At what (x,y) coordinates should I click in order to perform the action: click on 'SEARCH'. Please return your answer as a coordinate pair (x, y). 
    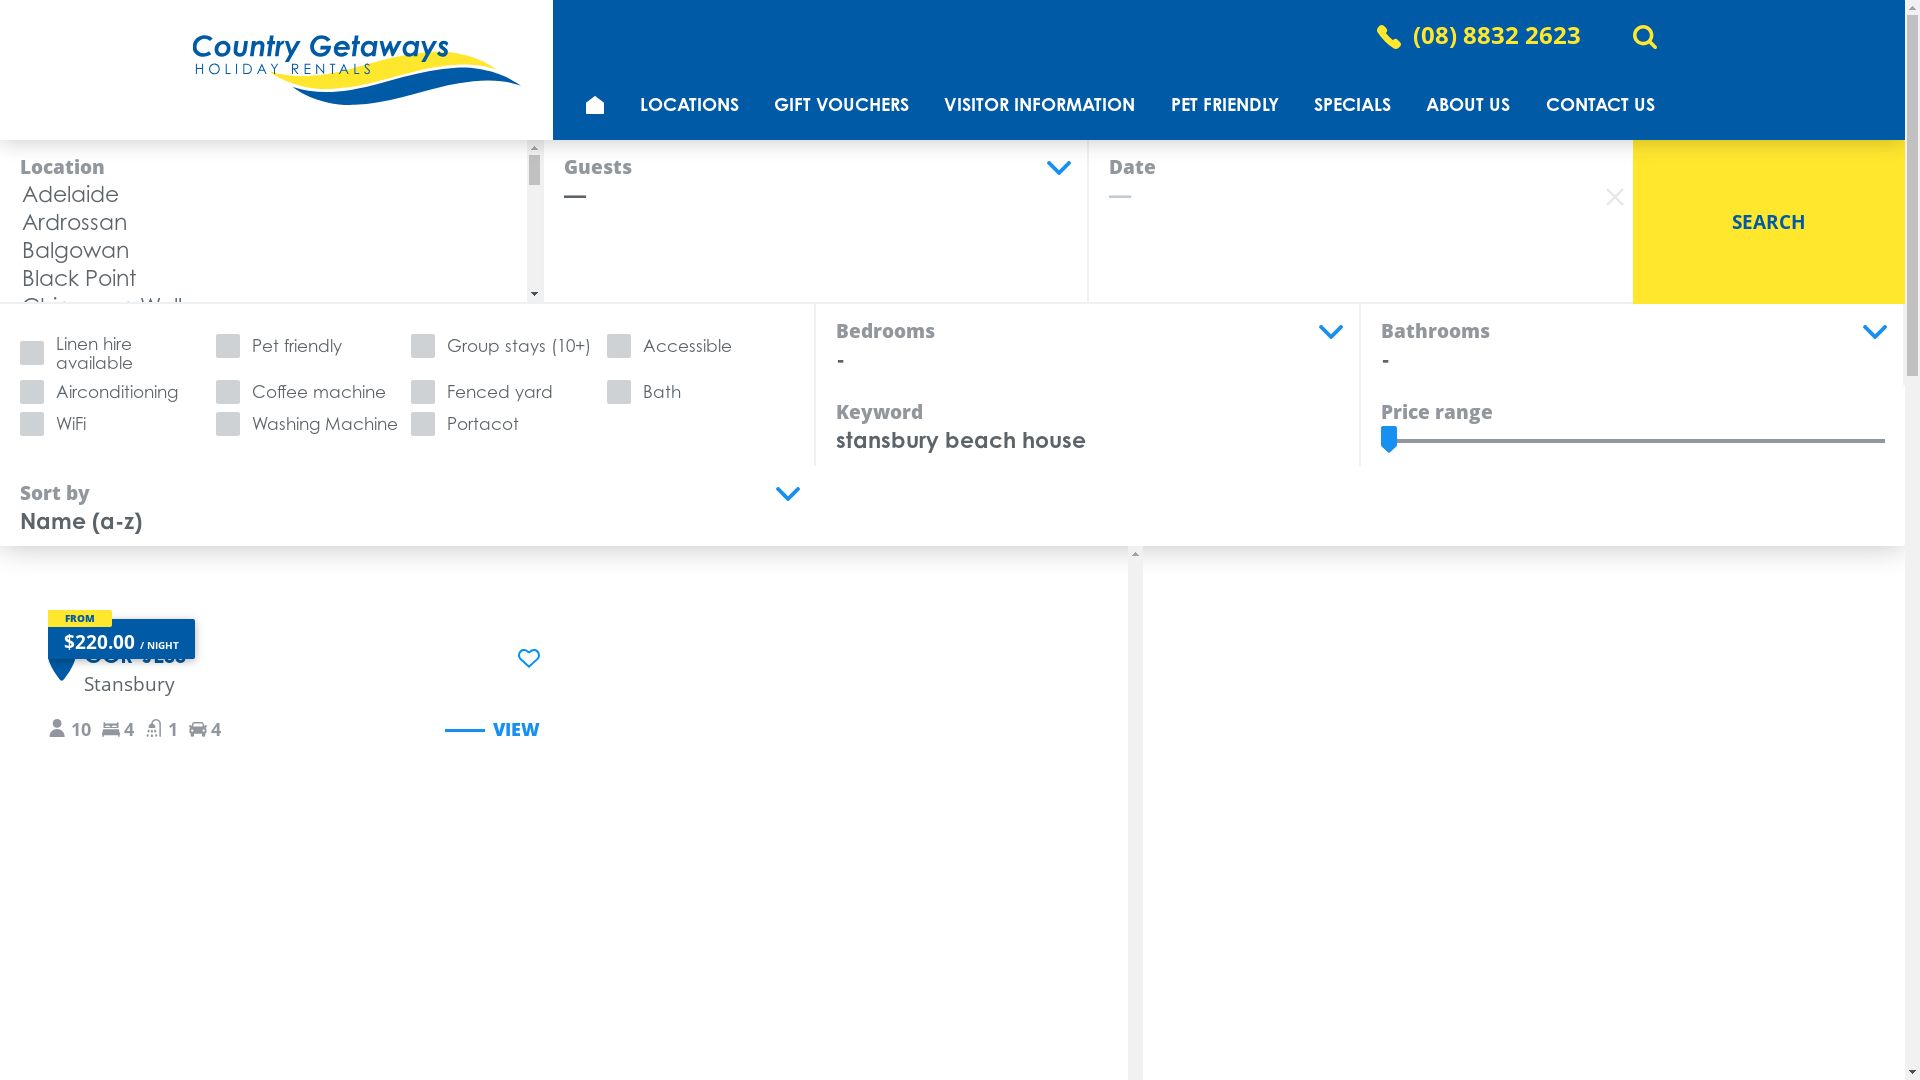
    Looking at the image, I should click on (1769, 222).